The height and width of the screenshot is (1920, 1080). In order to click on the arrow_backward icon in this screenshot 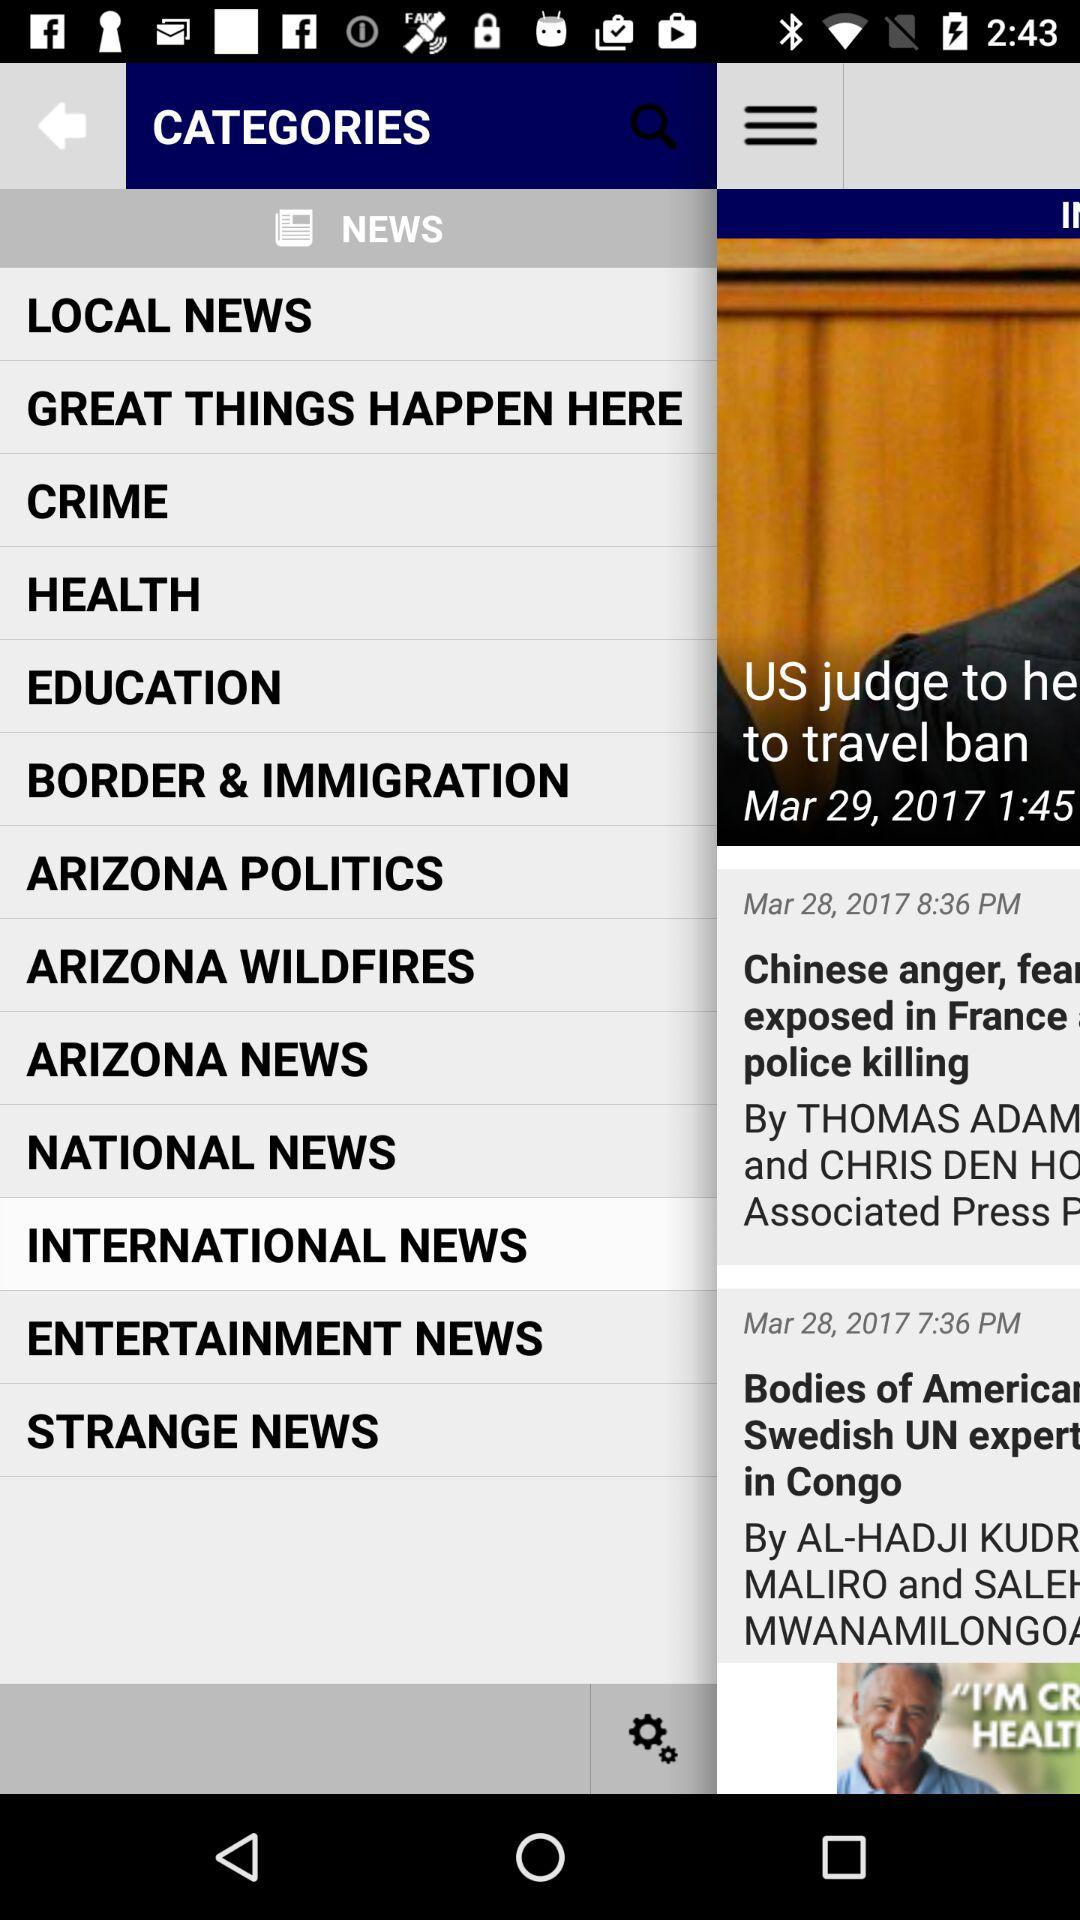, I will do `click(61, 124)`.